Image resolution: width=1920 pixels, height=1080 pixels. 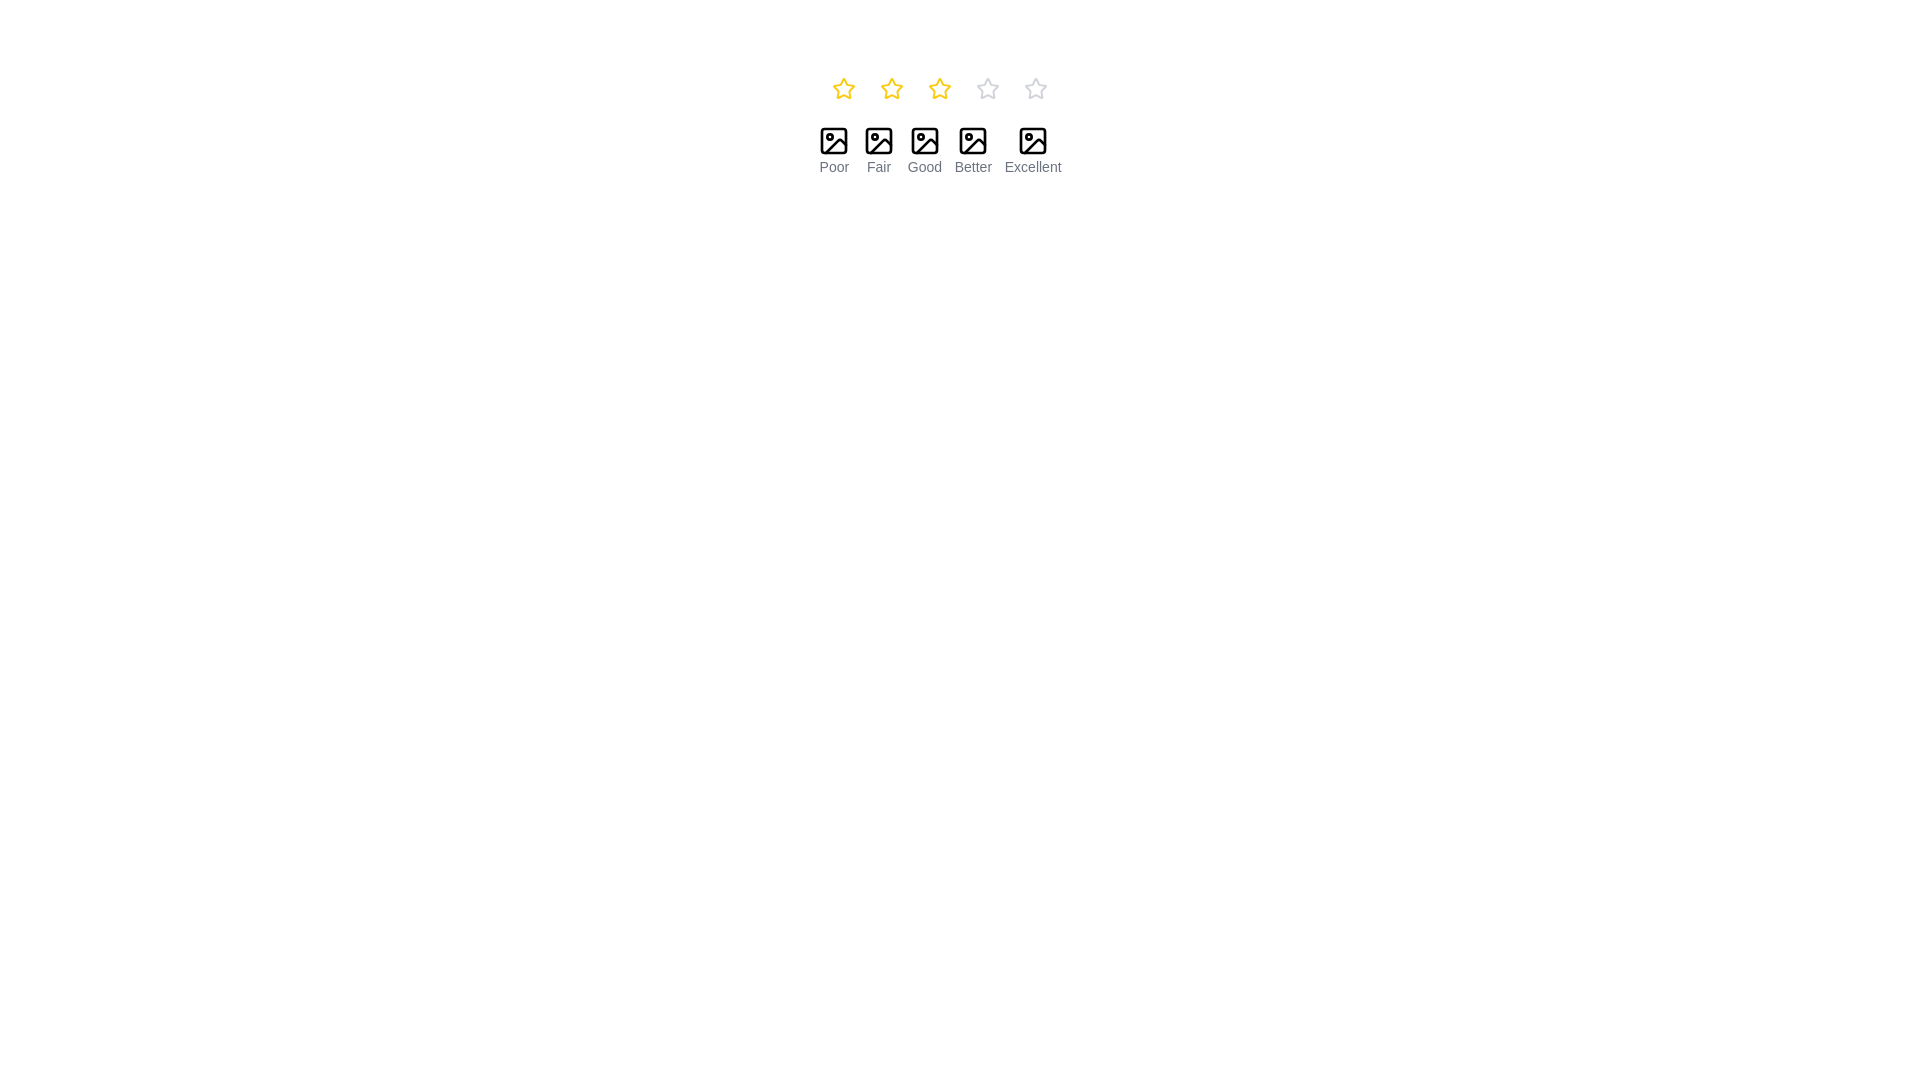 What do you see at coordinates (973, 149) in the screenshot?
I see `the 'Better' rating label located below the photograph icon, which is the fourth item in a horizontal layout of five rating options` at bounding box center [973, 149].